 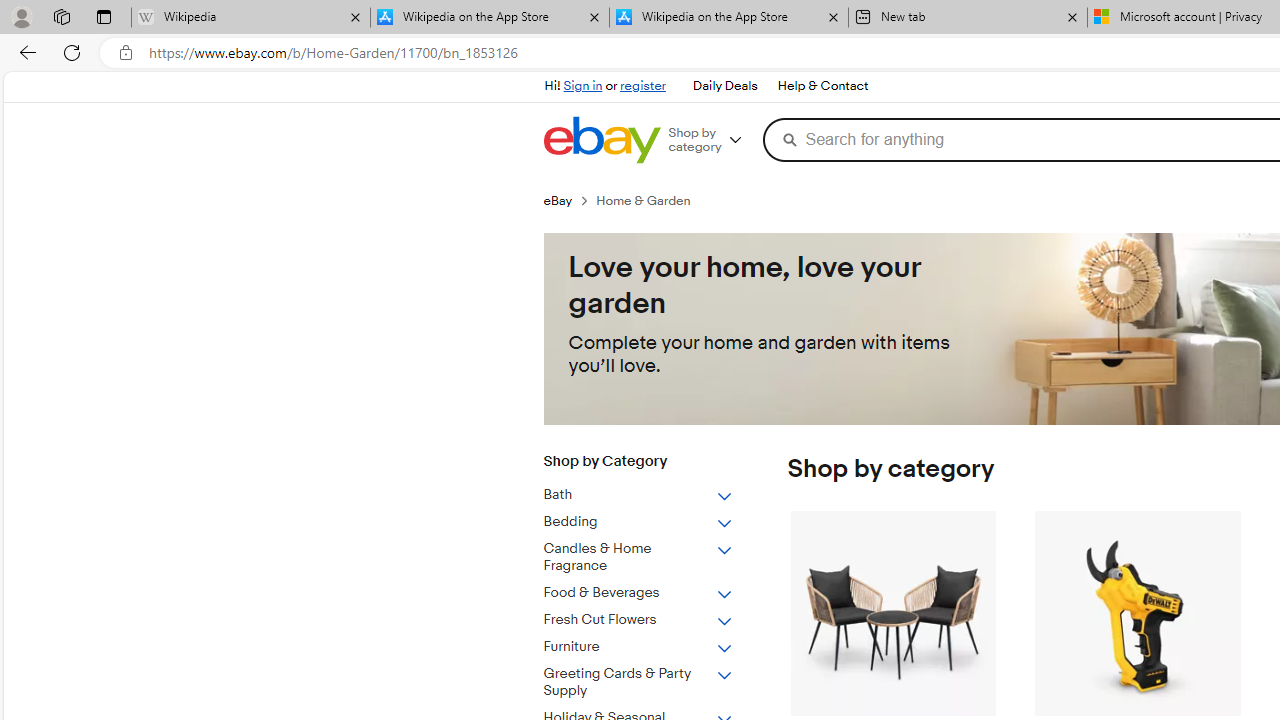 What do you see at coordinates (637, 647) in the screenshot?
I see `'Furniture'` at bounding box center [637, 647].